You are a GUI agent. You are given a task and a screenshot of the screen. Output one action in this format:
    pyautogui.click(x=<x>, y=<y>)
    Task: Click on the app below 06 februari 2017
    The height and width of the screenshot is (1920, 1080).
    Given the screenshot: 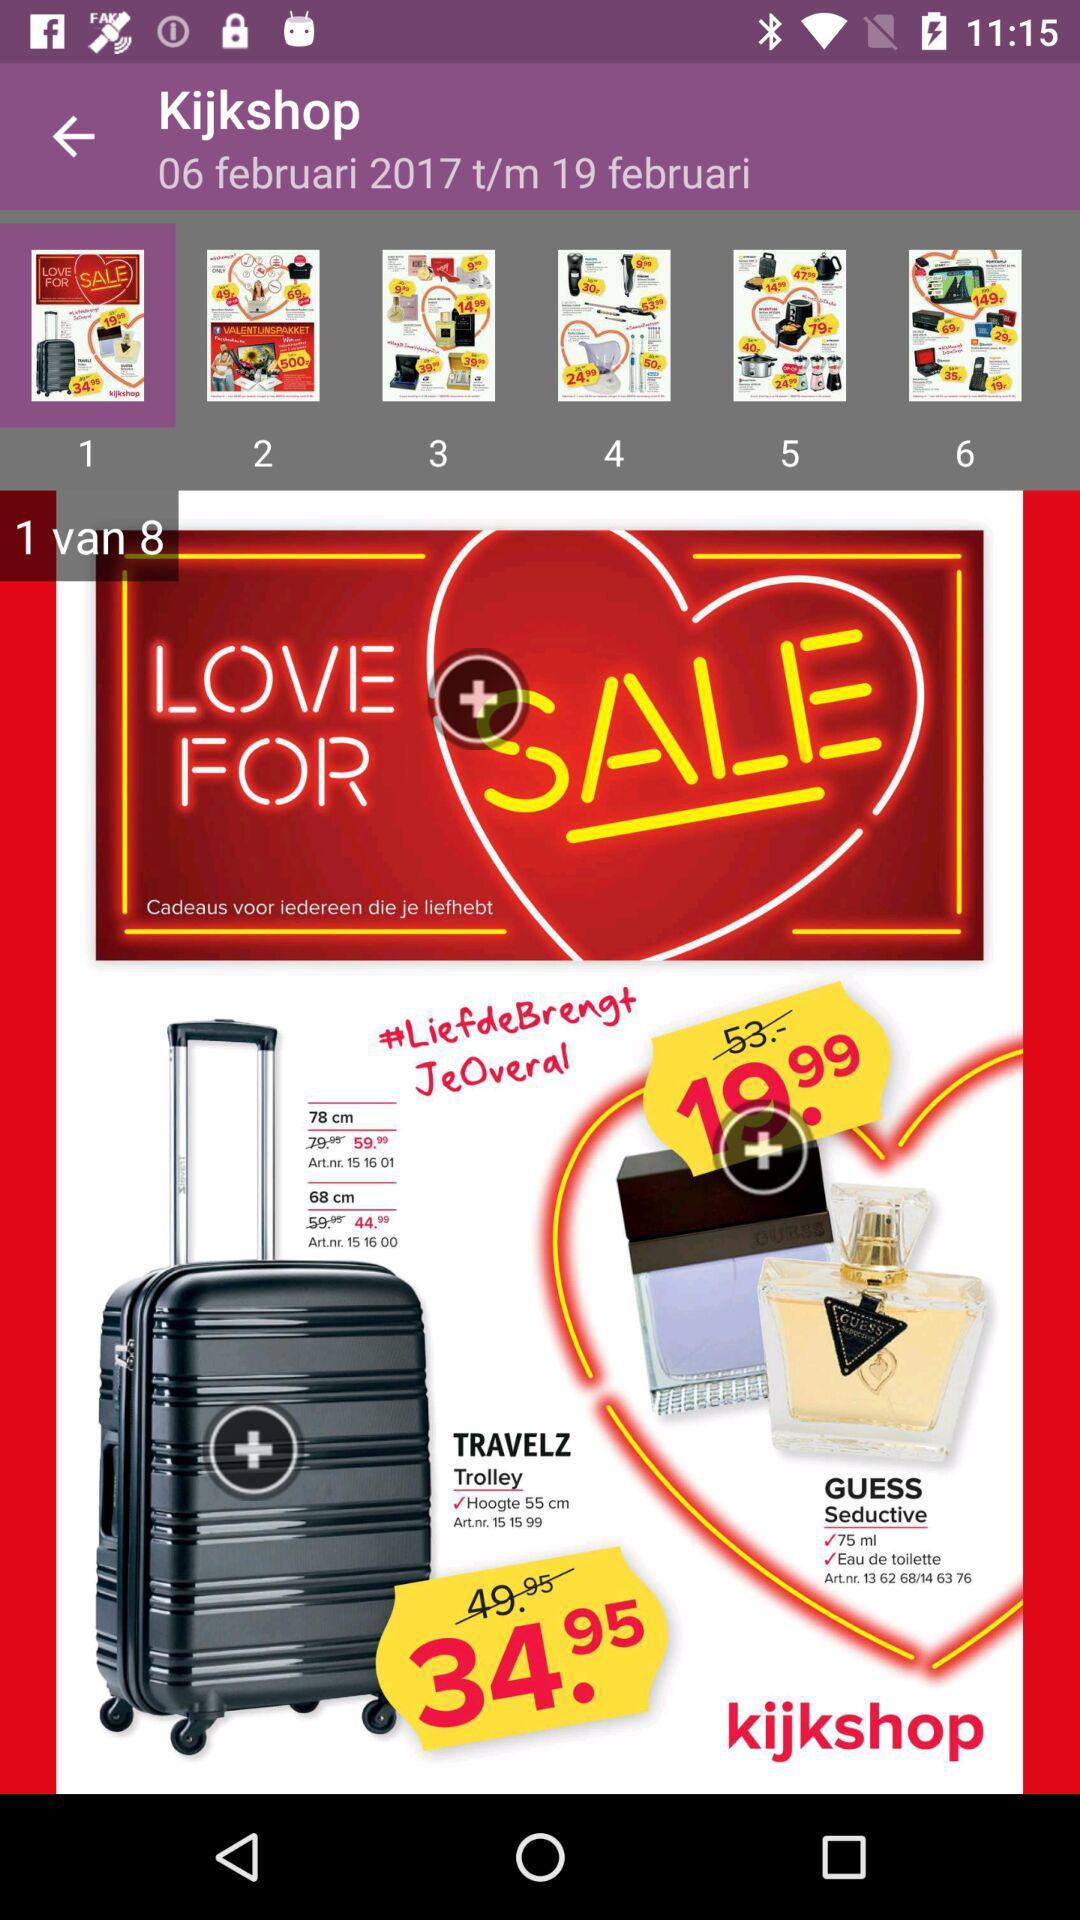 What is the action you would take?
    pyautogui.click(x=613, y=325)
    